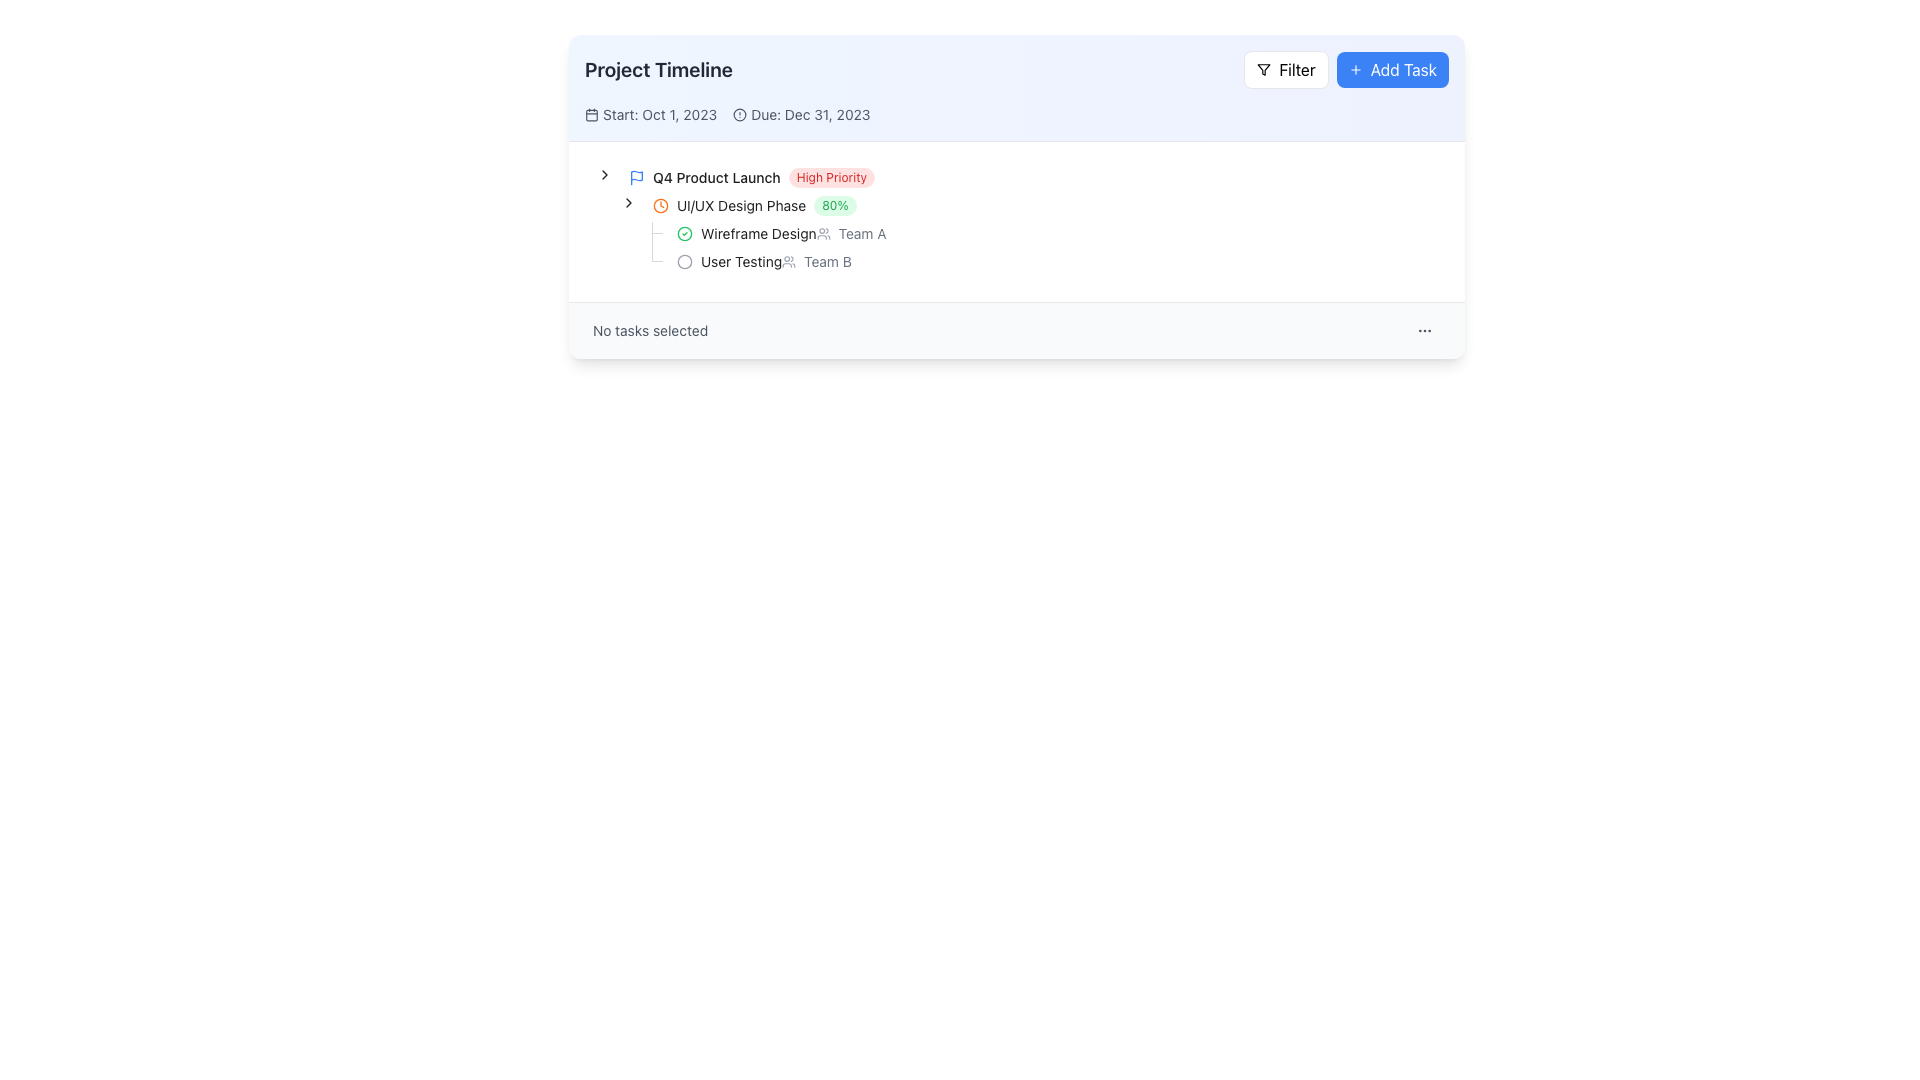 This screenshot has width=1920, height=1080. What do you see at coordinates (660, 115) in the screenshot?
I see `the text label displaying 'Start: Oct 1, 2023' next to the calendar icon in the project timeline heading area` at bounding box center [660, 115].